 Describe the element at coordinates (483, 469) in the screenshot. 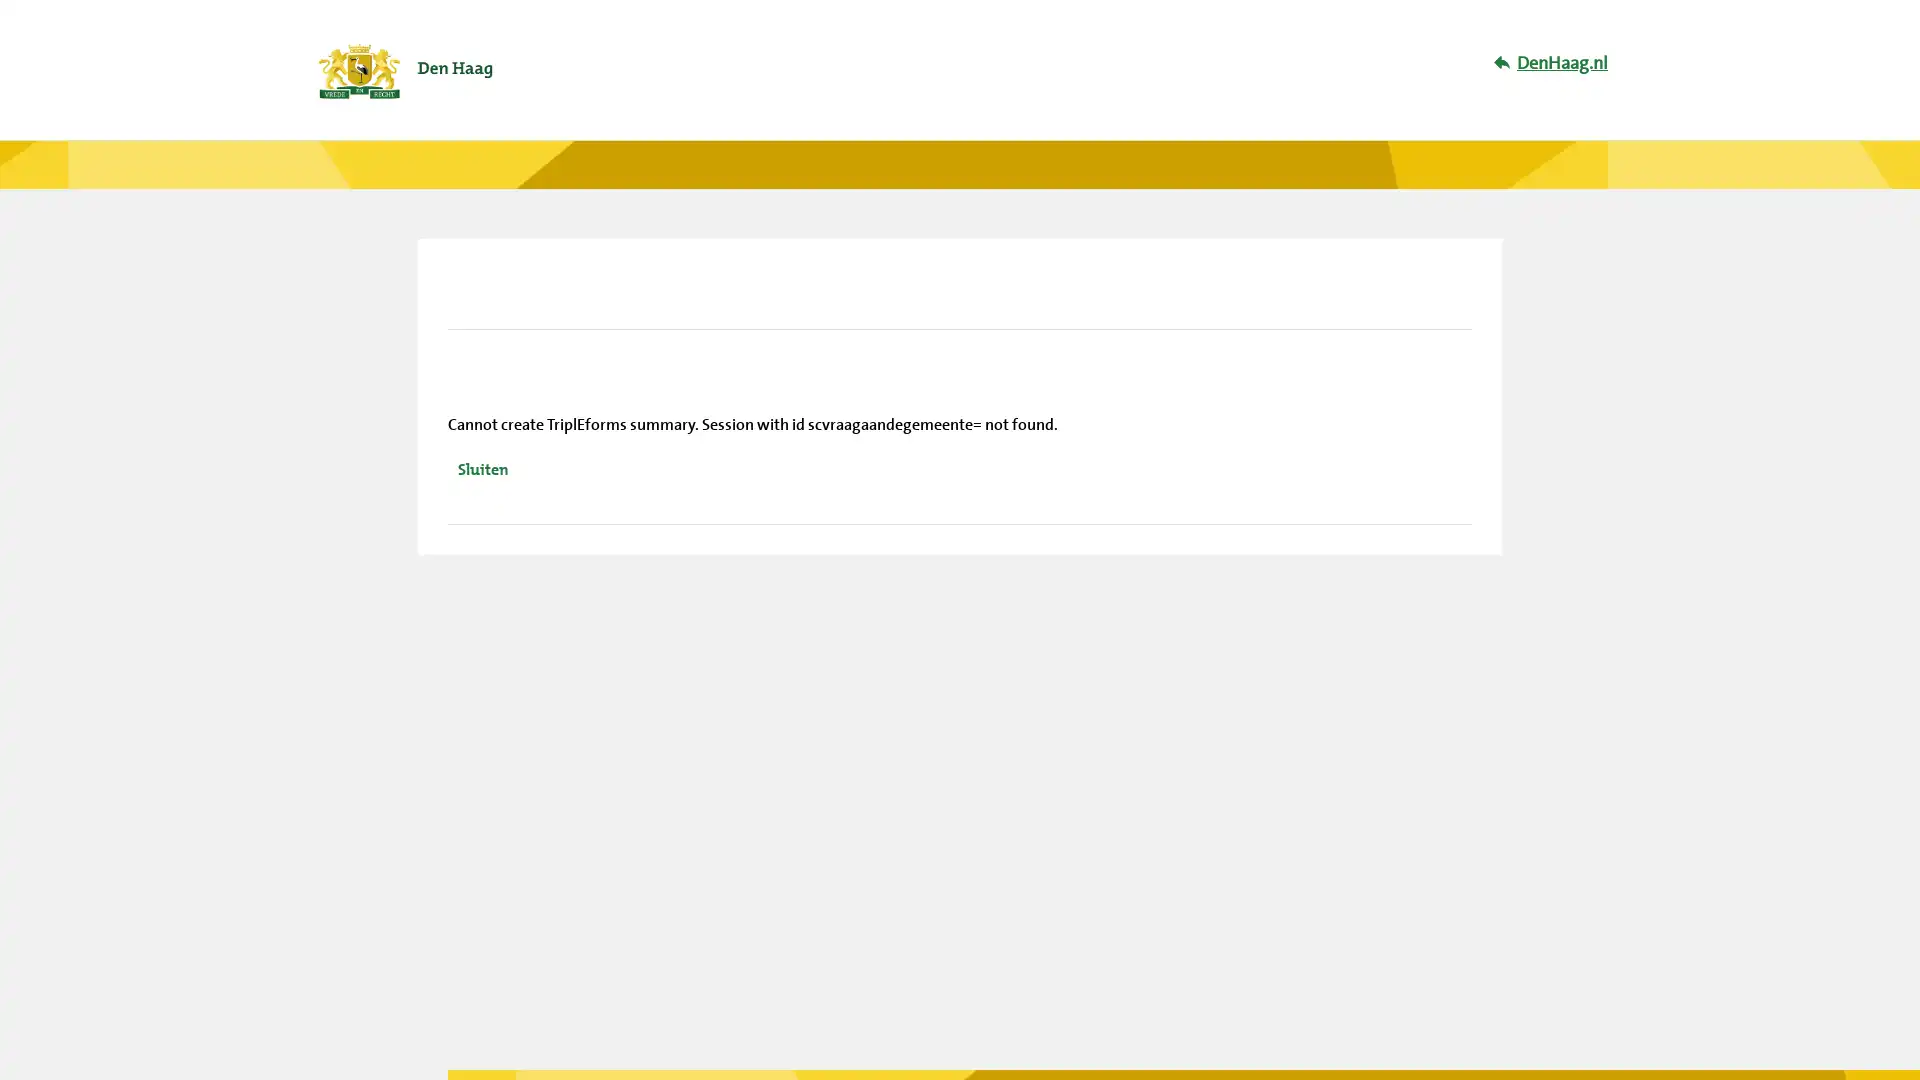

I see `Sluiten` at that location.